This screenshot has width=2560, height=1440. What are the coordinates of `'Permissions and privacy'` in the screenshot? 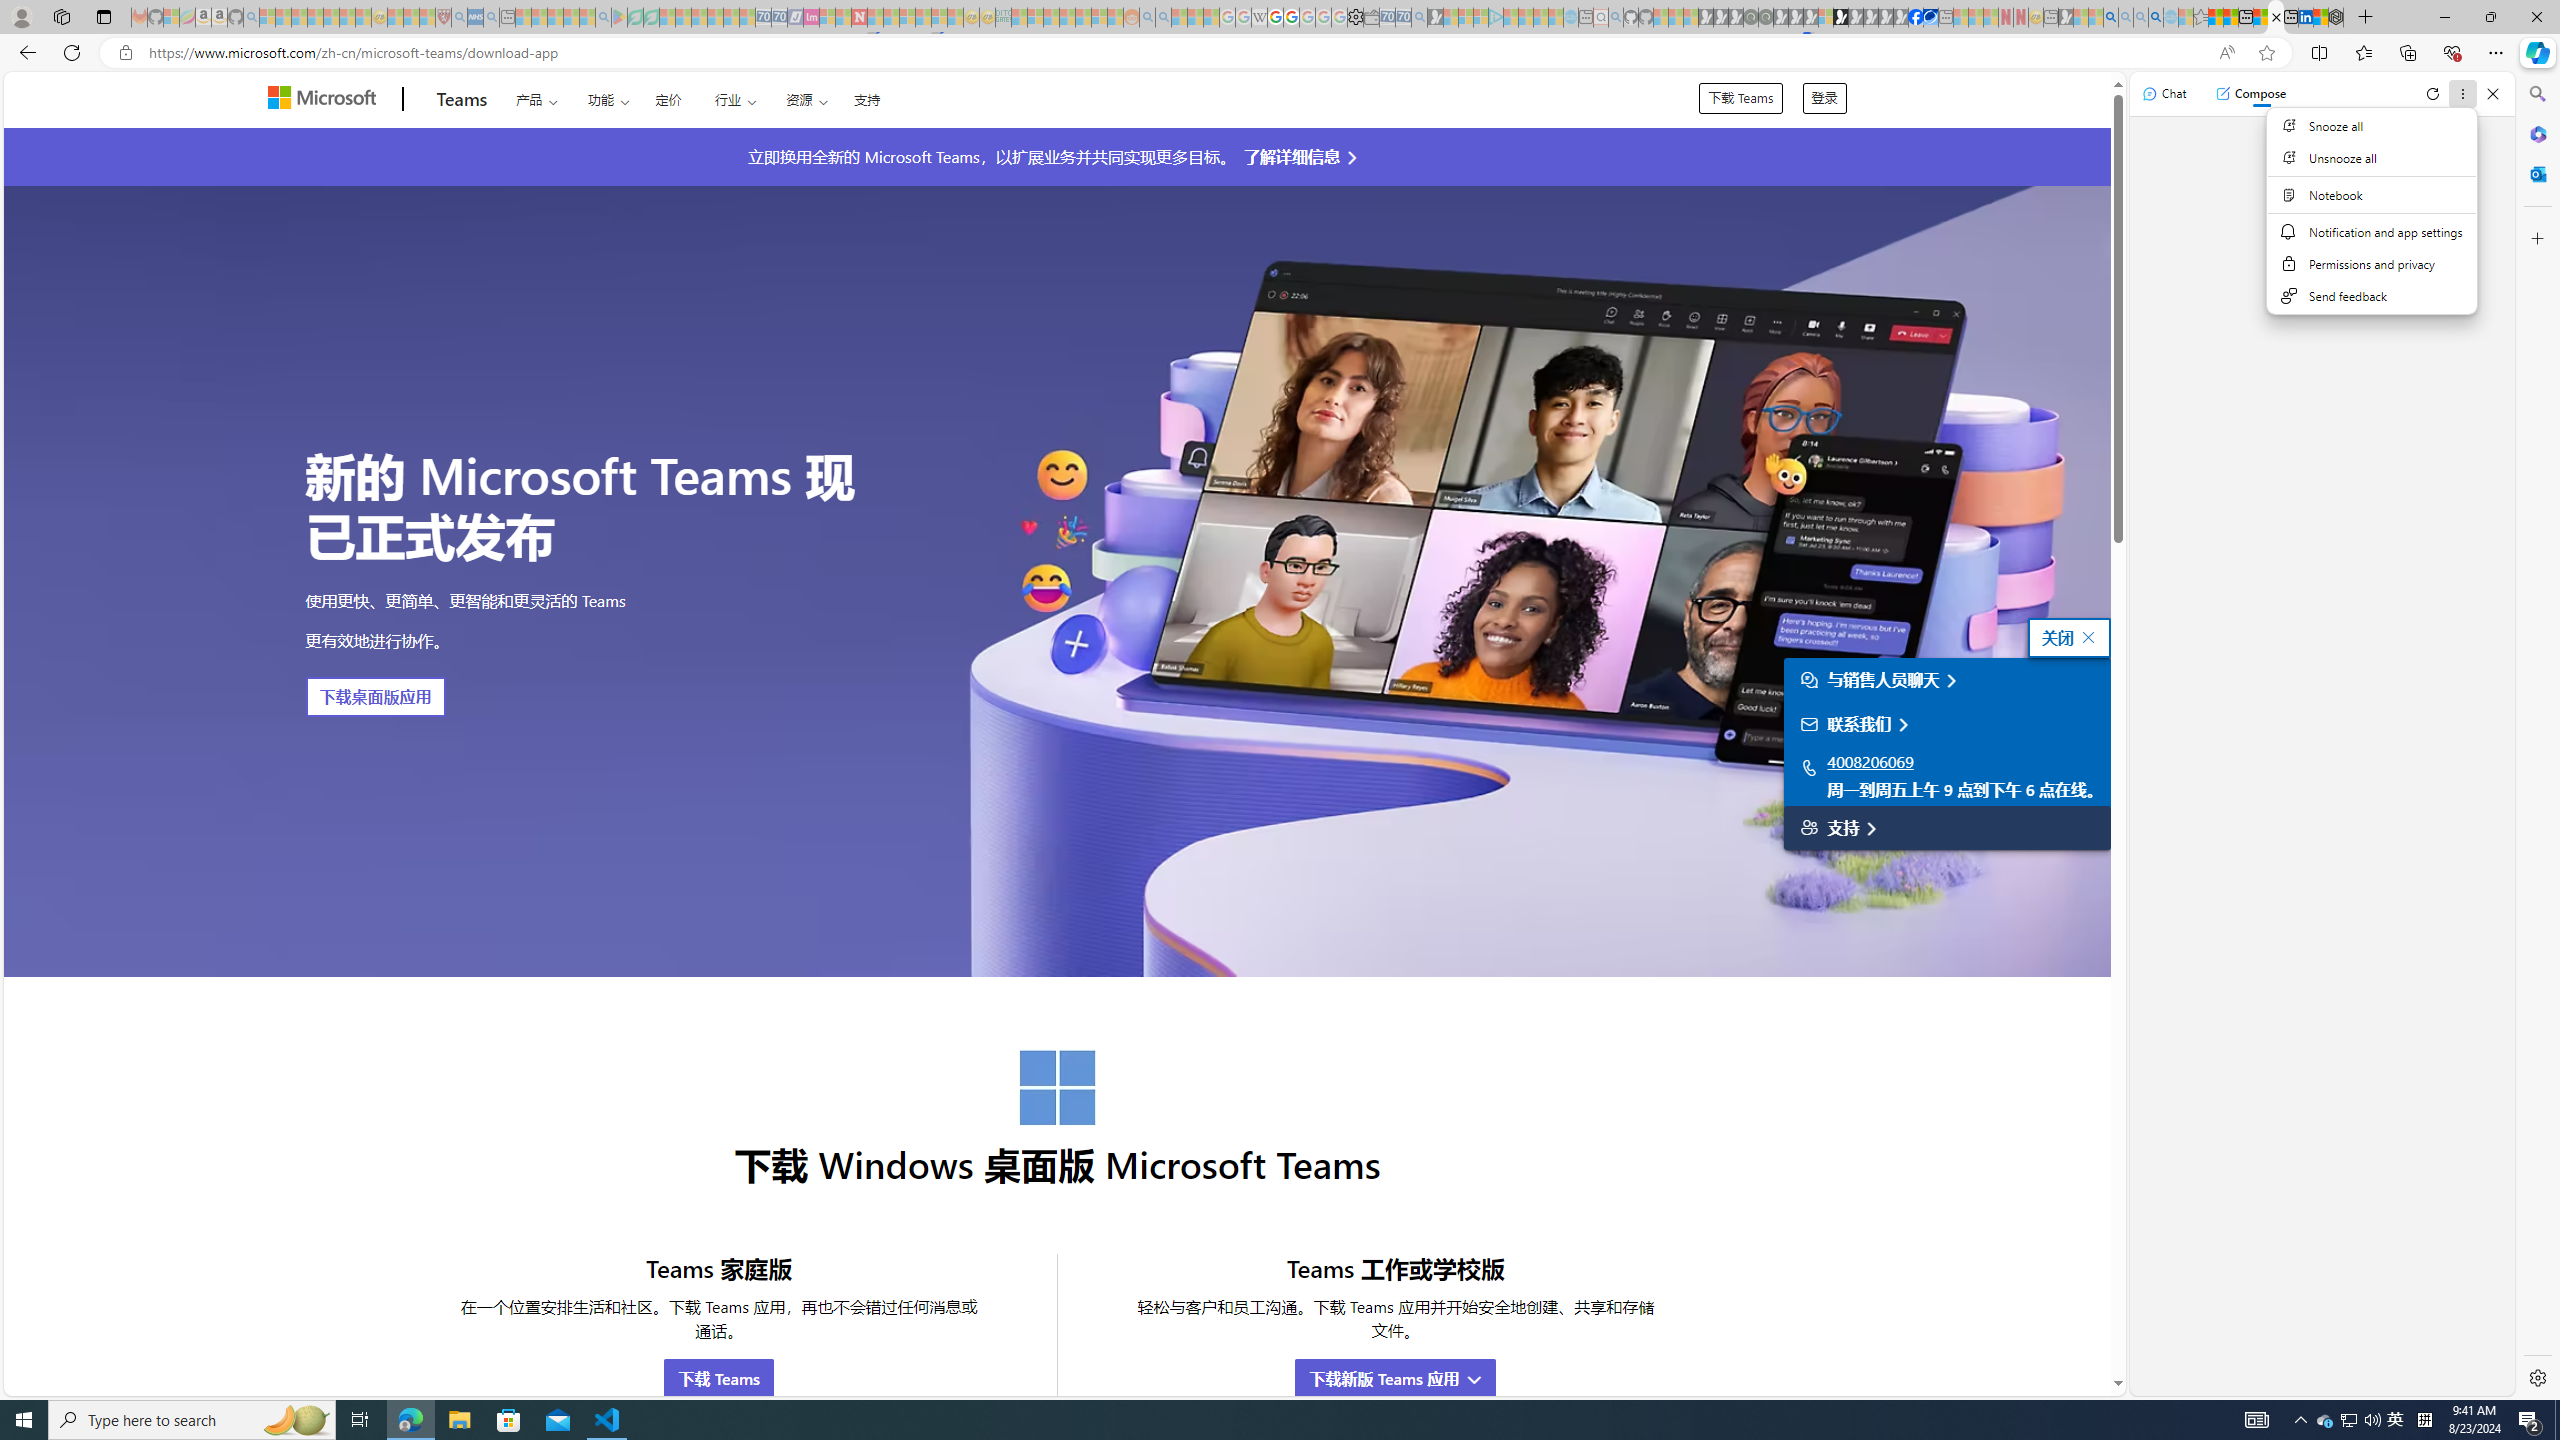 It's located at (2372, 263).